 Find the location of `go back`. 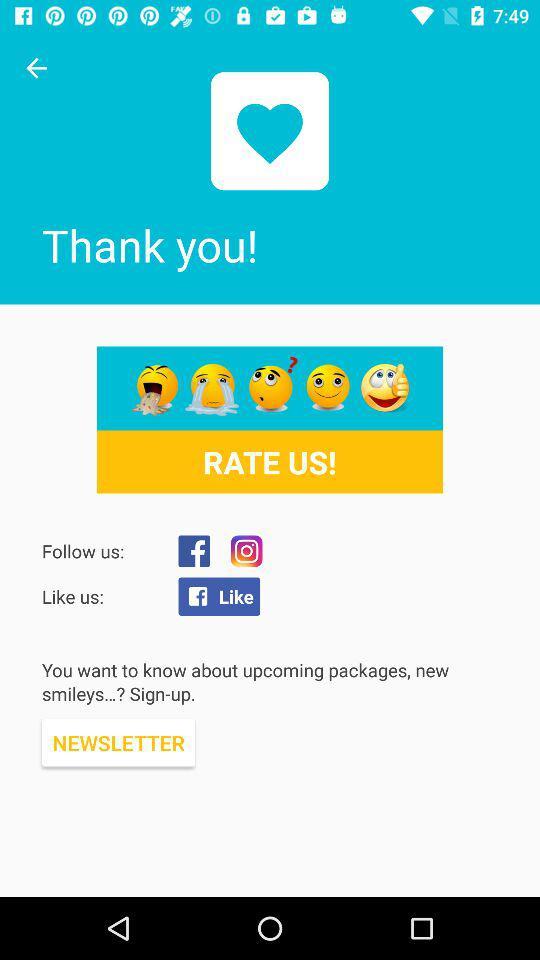

go back is located at coordinates (36, 68).